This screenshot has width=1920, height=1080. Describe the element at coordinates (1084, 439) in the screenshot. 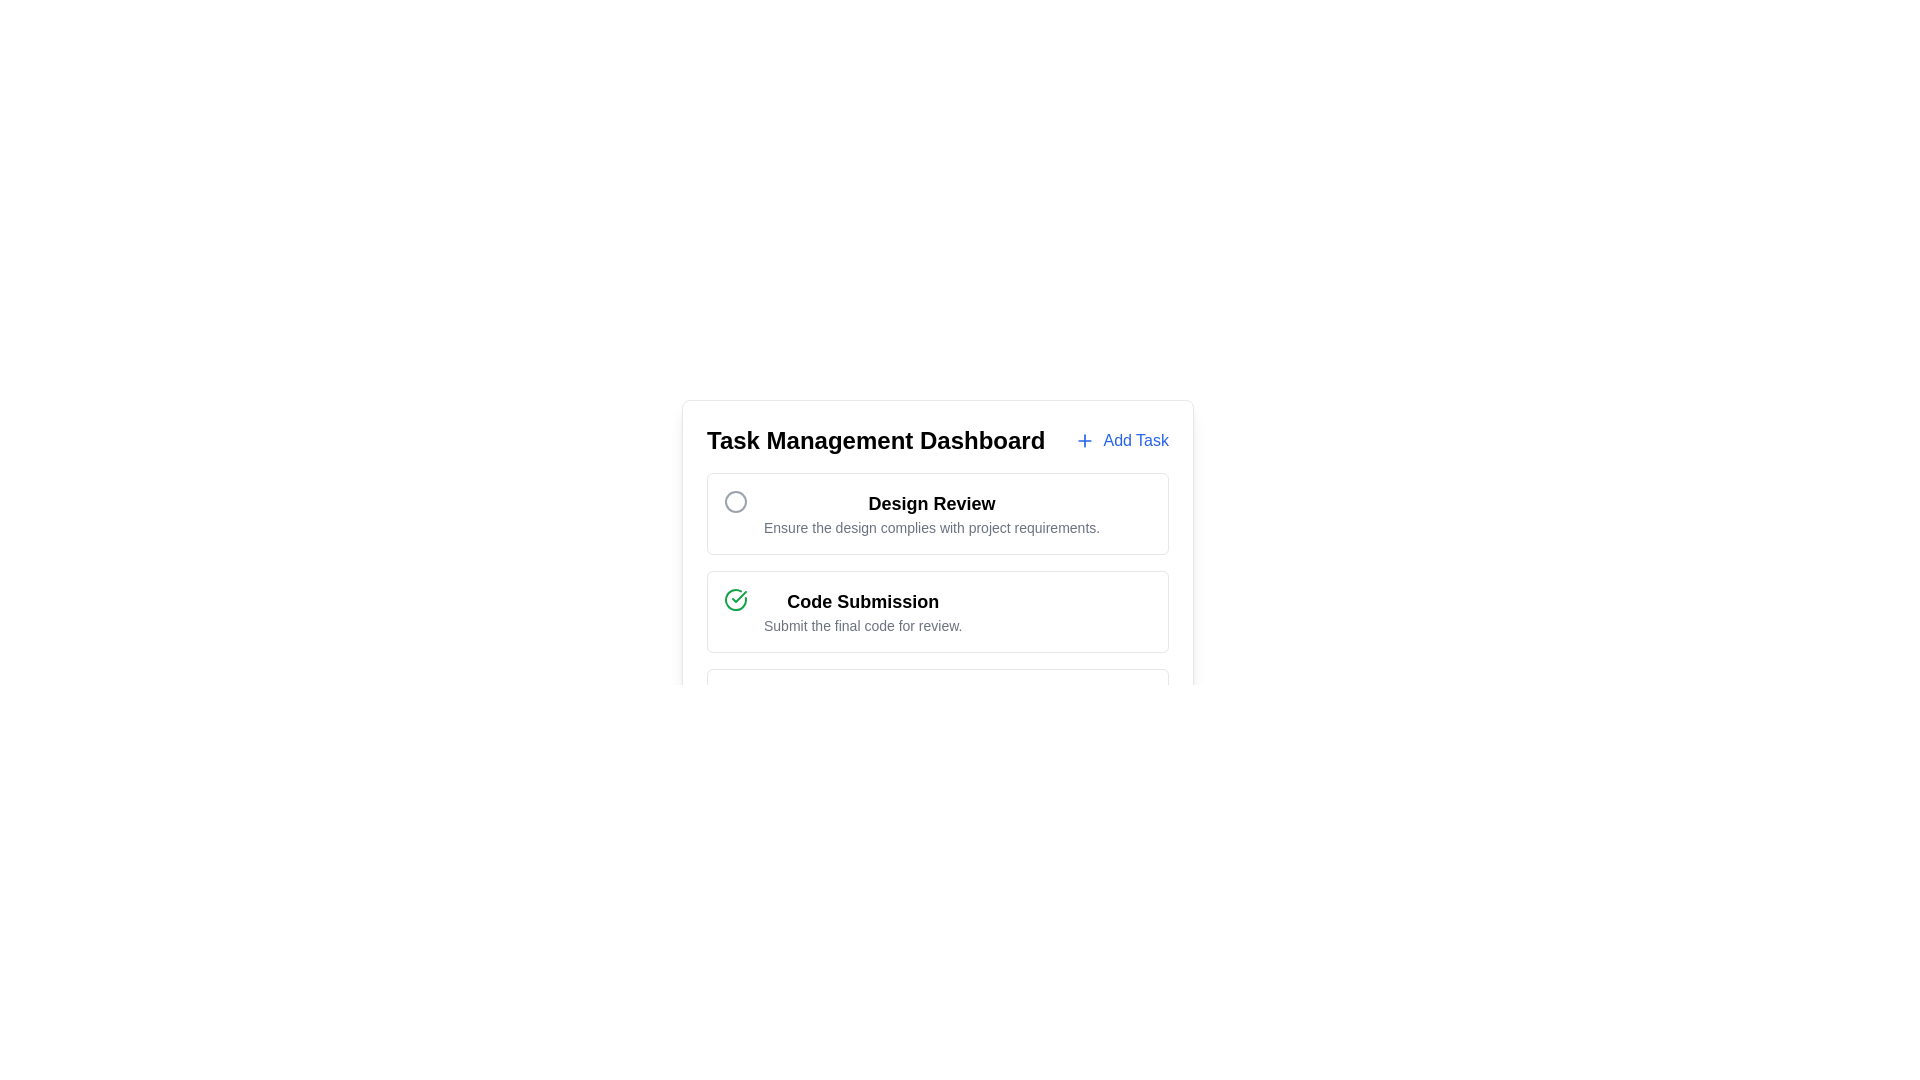

I see `the '+' button located to the right of the 'Add Task' text in the top-right corner of the 'Task Management Dashboard'` at that location.